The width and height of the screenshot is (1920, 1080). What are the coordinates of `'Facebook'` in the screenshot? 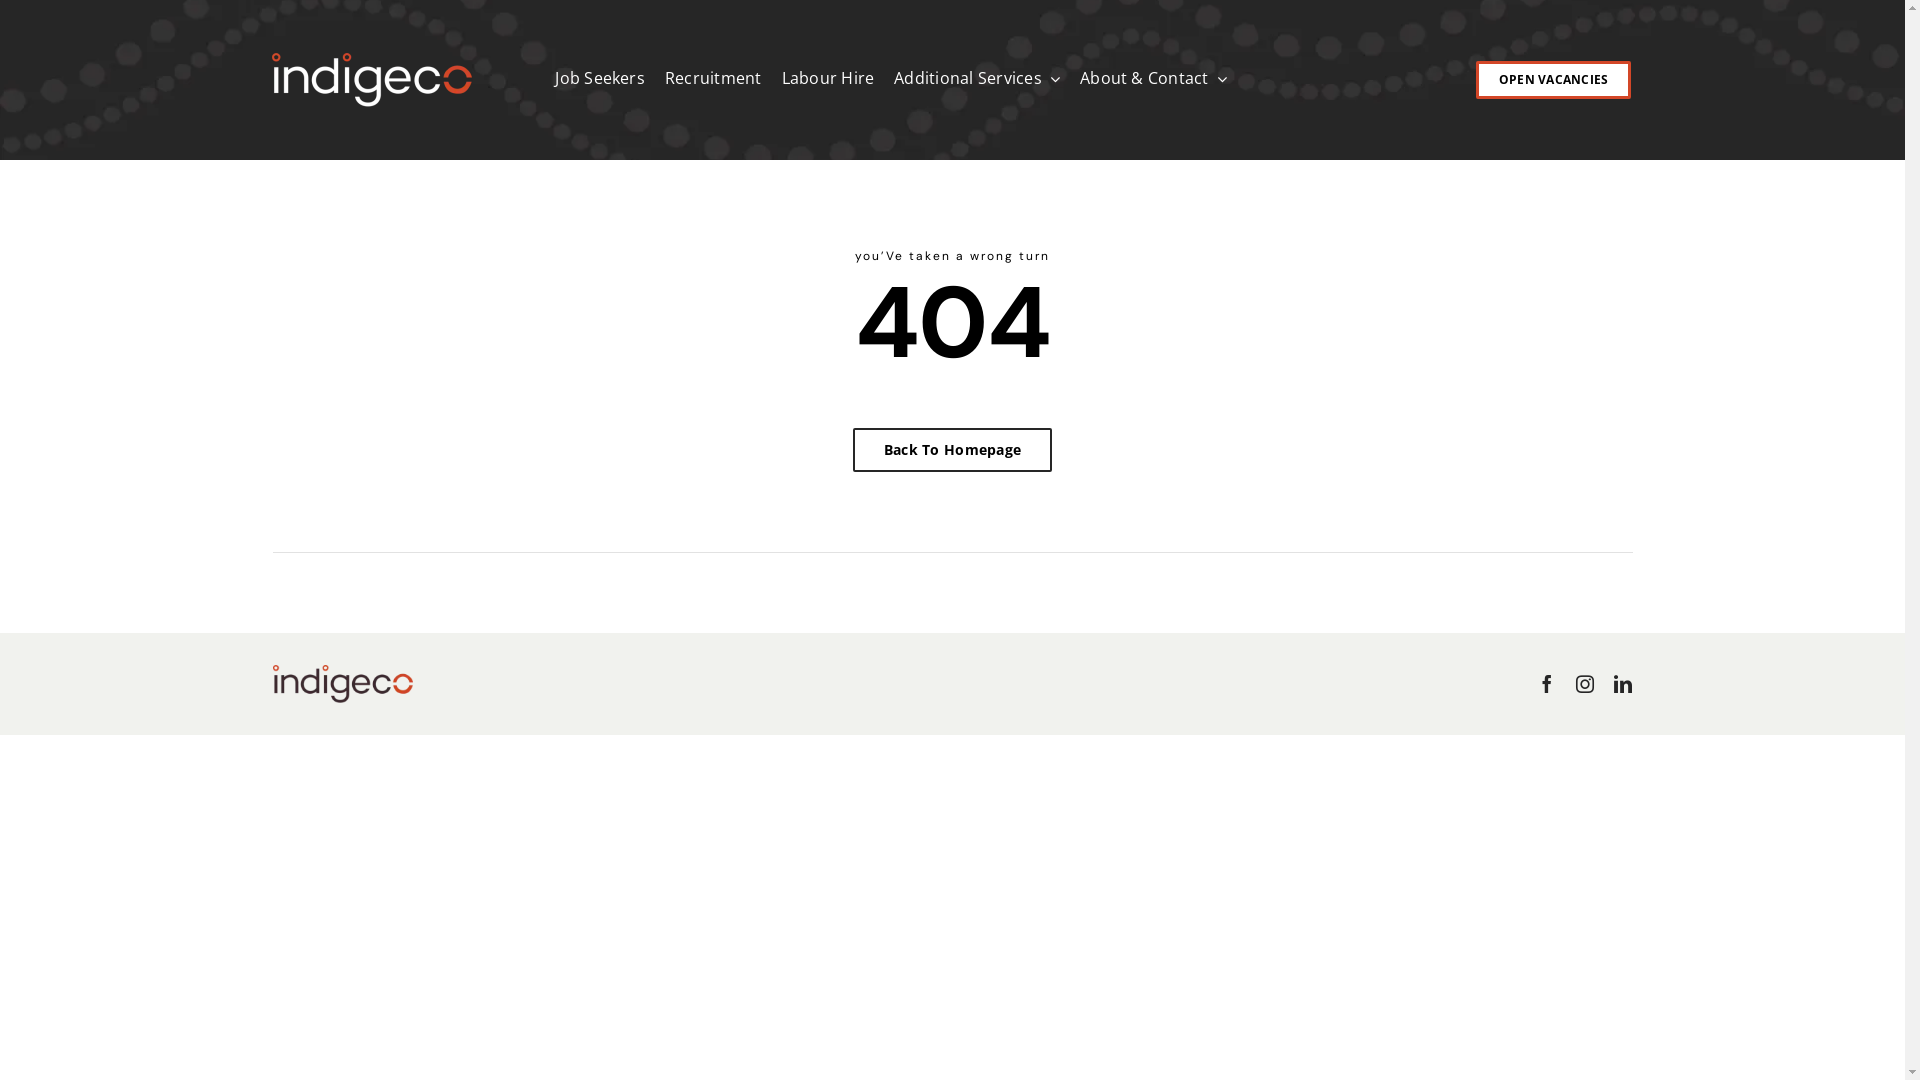 It's located at (1545, 682).